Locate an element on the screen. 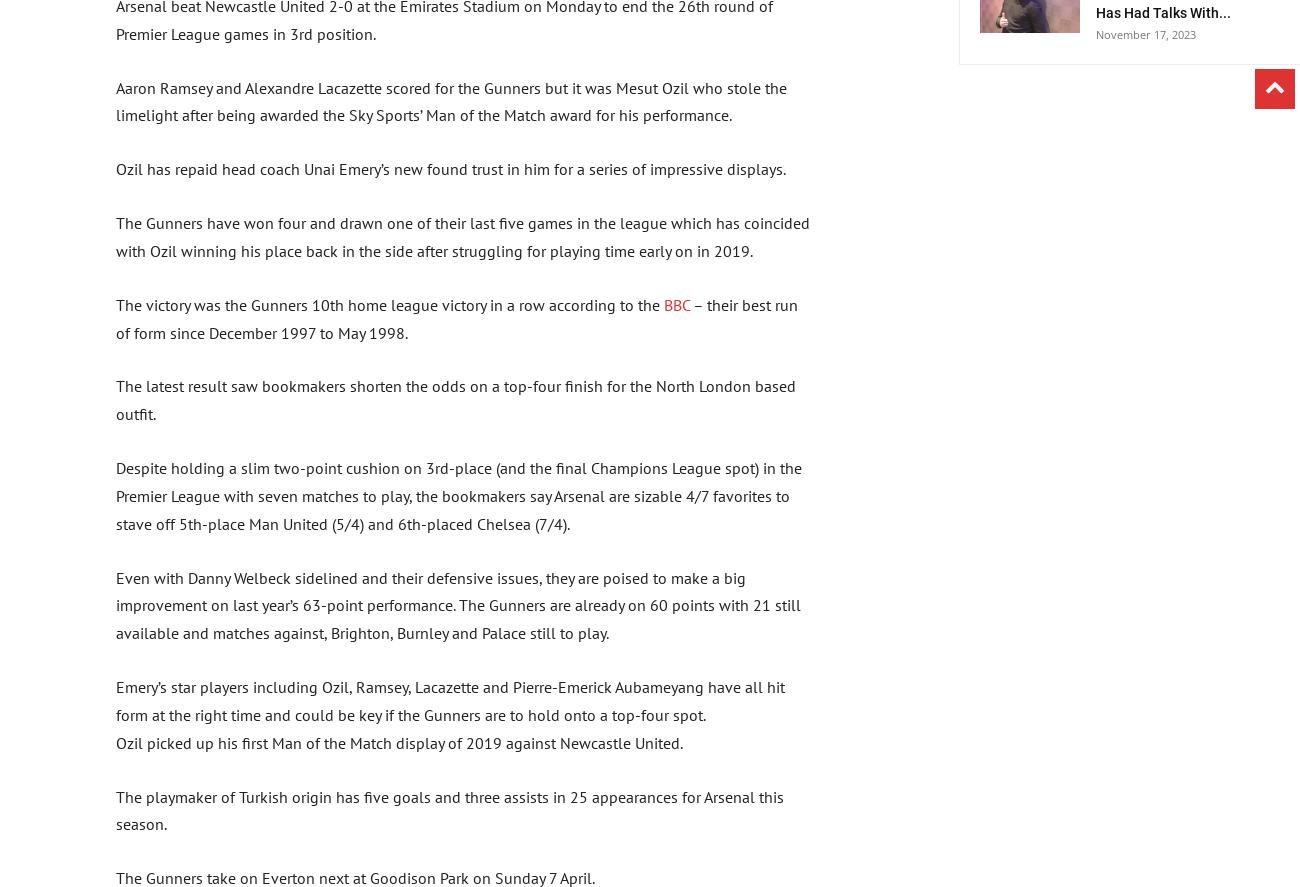 This screenshot has width=1300, height=887. 'Despite holding a slim two-point cushion on 3rd-place (and the final Champions League spot) in the Premier League with seven matches to play, the bookmakers say Arsenal are sizable 4/7 favorites to stave off 5th-place Man United (5/4) and 6th-placed Chelsea (7/4).' is located at coordinates (458, 495).